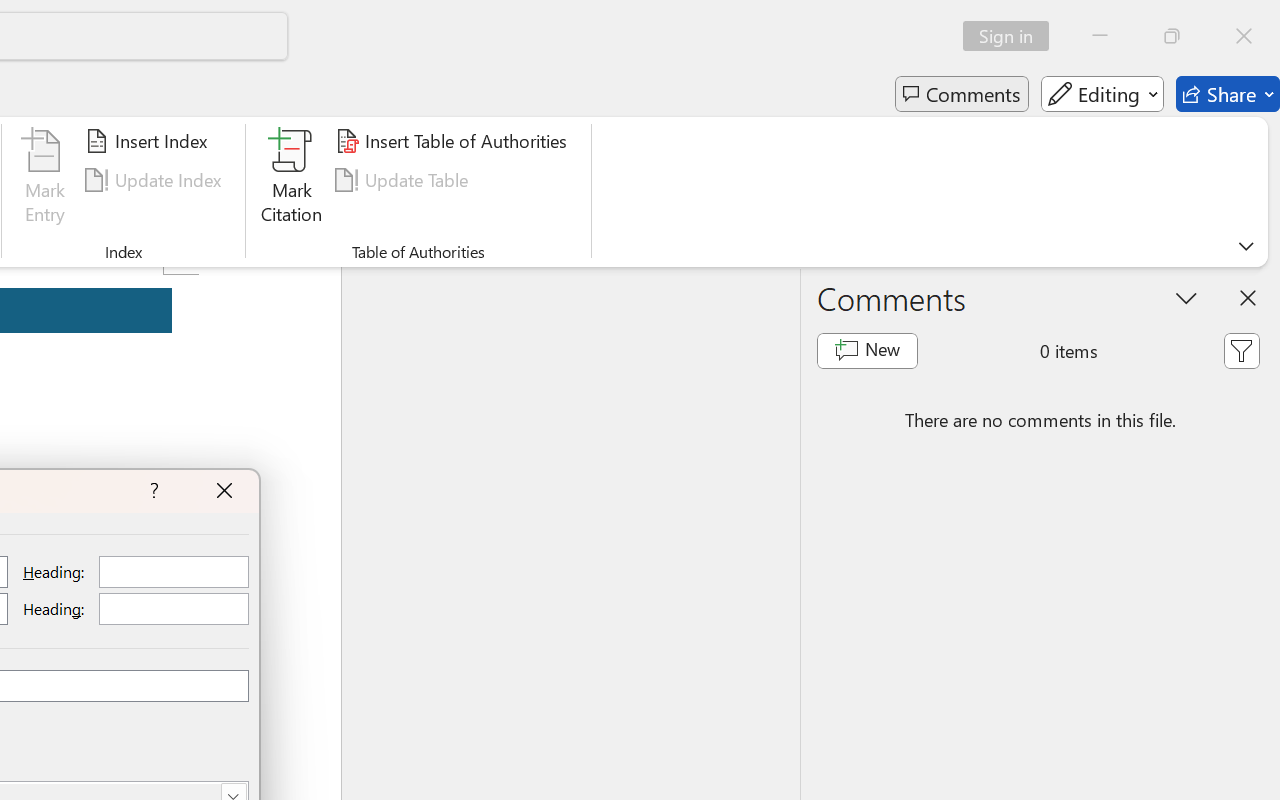 The width and height of the screenshot is (1280, 800). Describe the element at coordinates (291, 179) in the screenshot. I see `'Mark Citation...'` at that location.